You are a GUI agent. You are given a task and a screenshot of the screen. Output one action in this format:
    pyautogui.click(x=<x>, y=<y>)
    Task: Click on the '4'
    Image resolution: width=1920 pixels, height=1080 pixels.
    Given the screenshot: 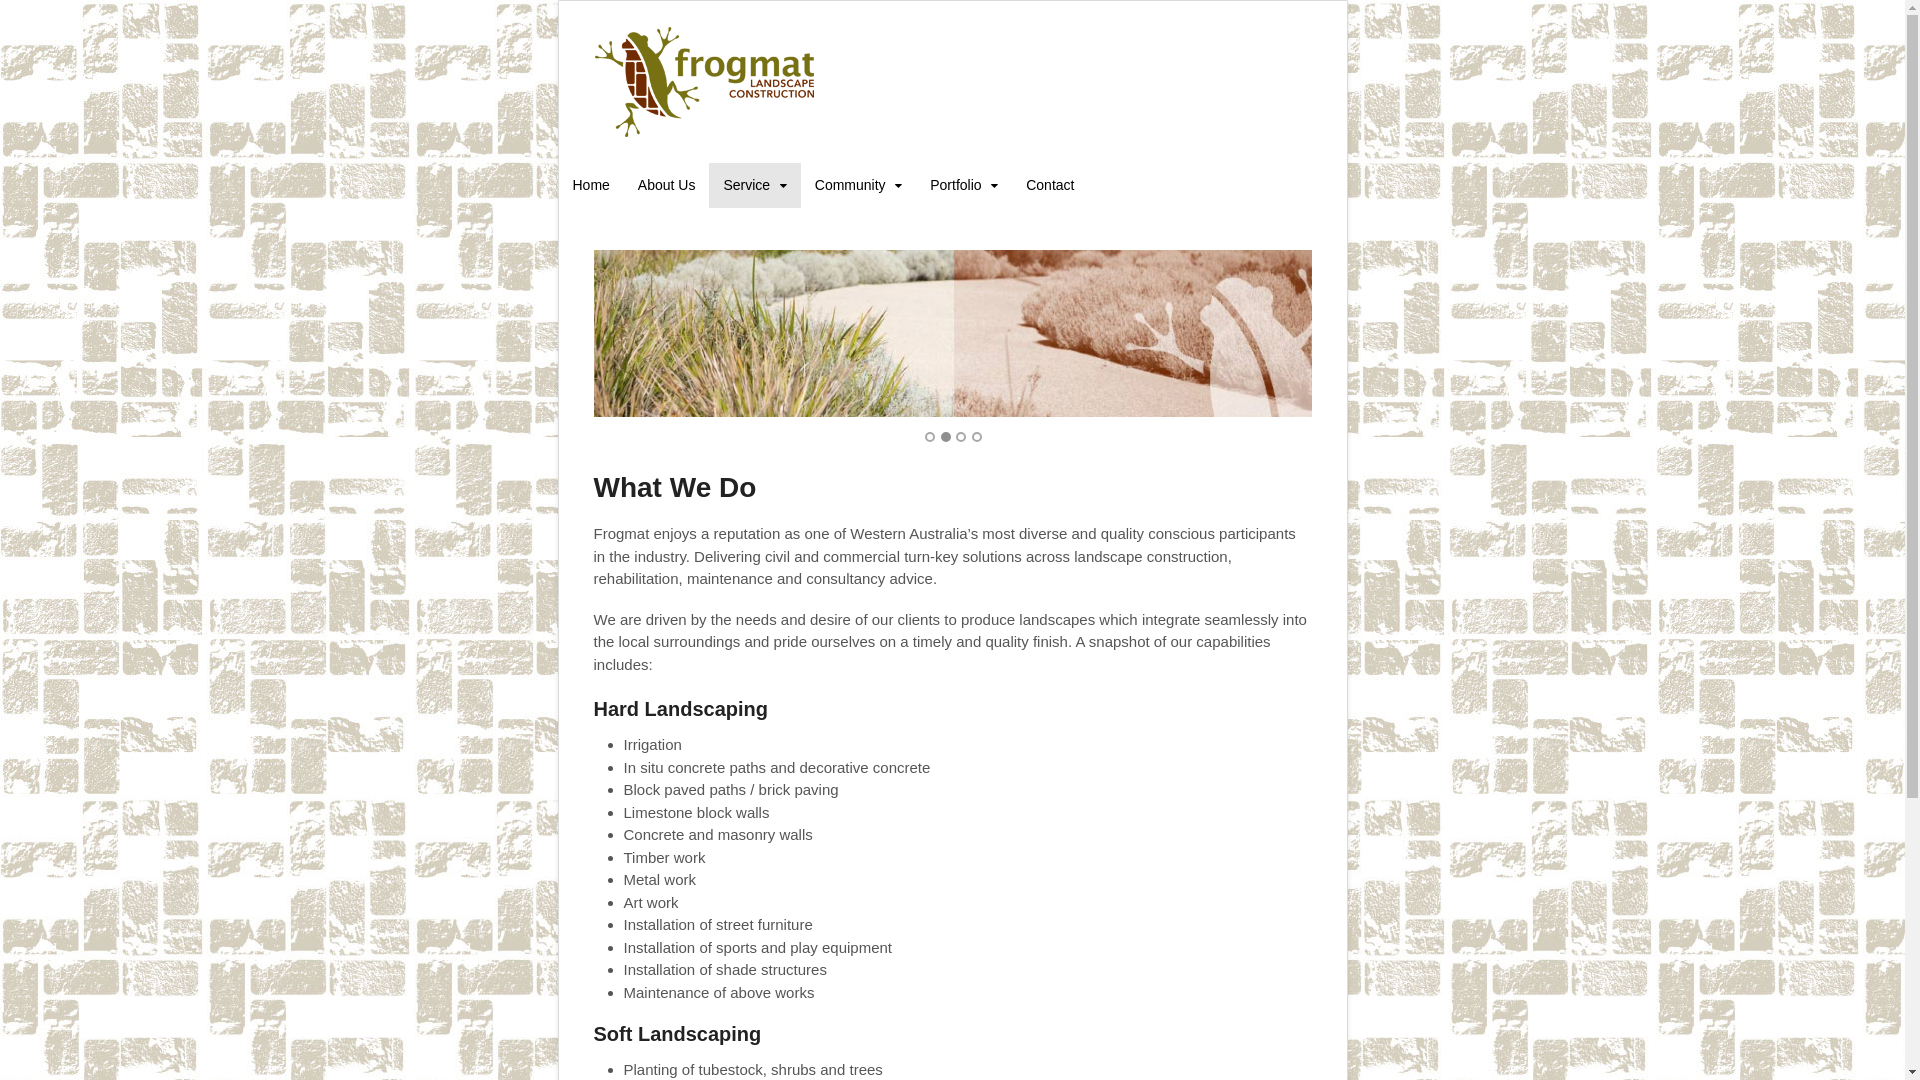 What is the action you would take?
    pyautogui.click(x=977, y=435)
    